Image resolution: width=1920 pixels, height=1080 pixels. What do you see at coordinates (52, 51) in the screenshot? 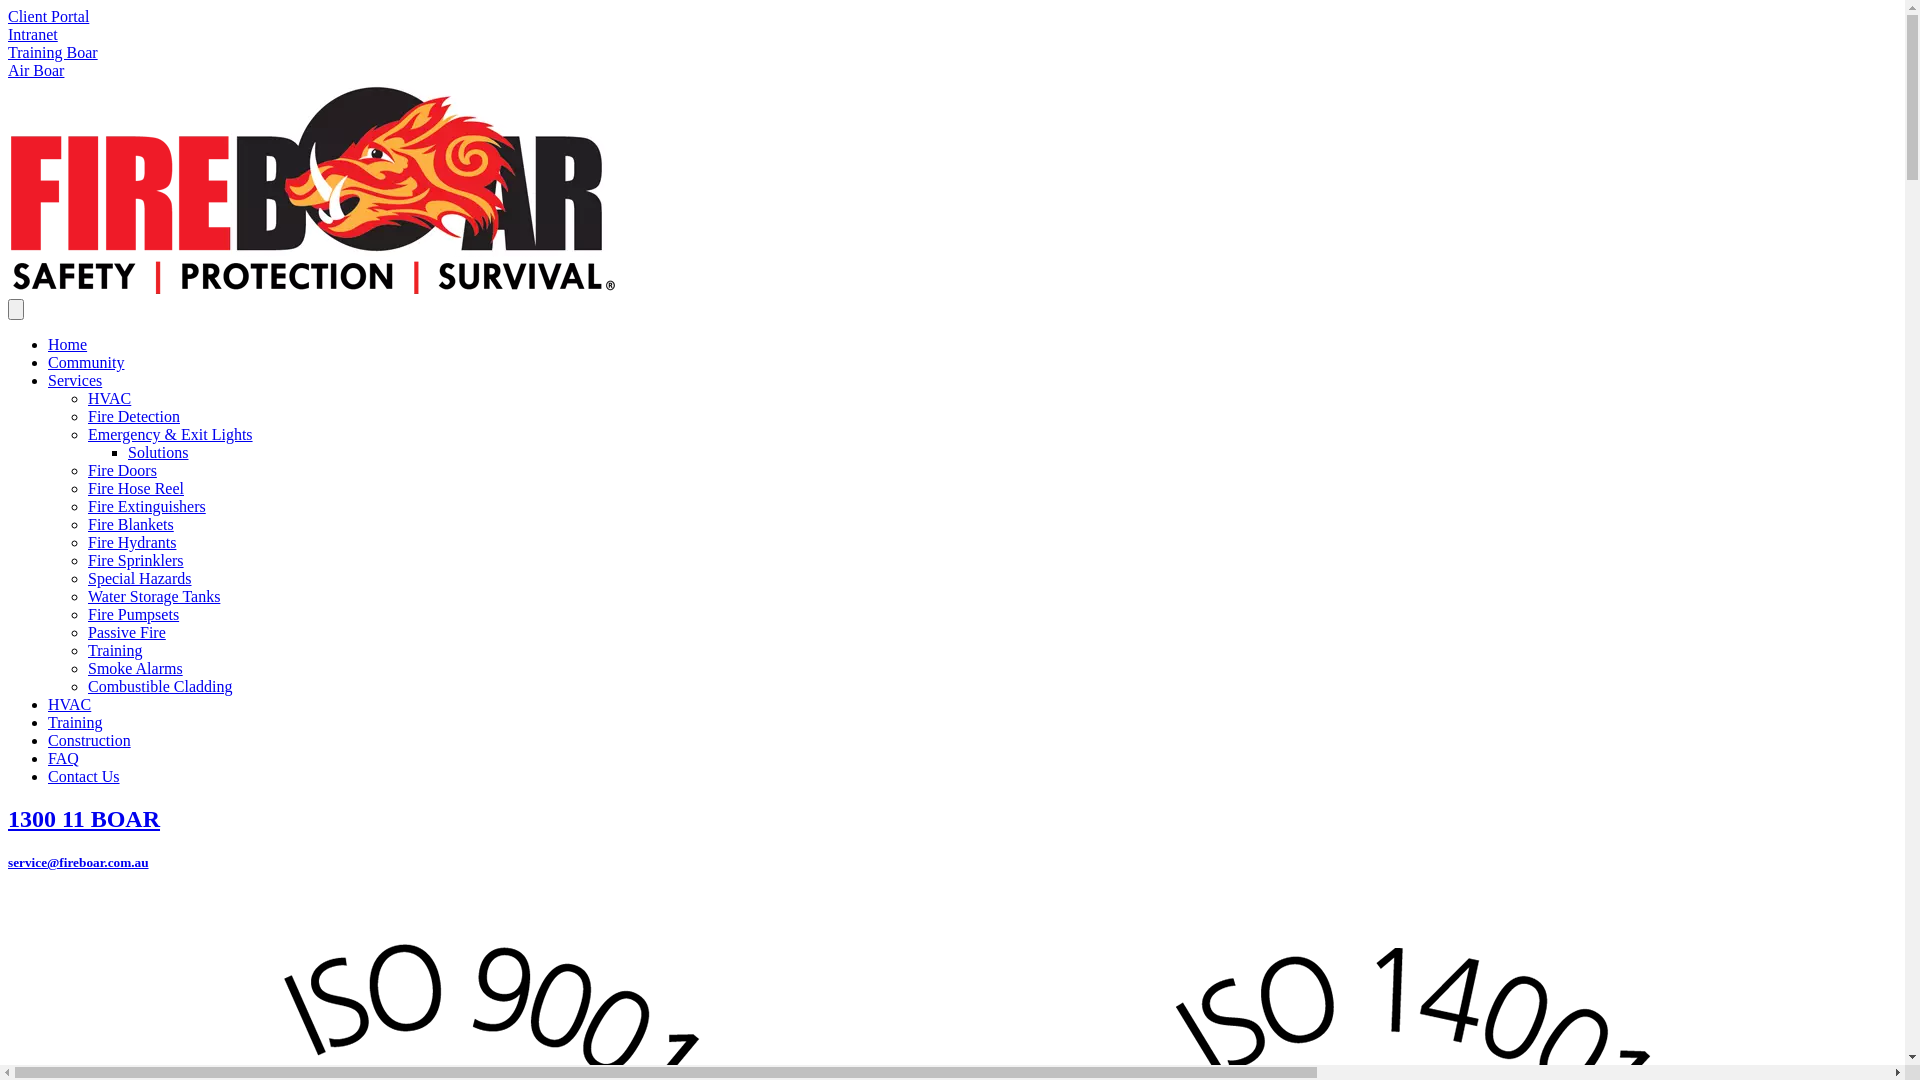
I see `'Training Boar'` at bounding box center [52, 51].